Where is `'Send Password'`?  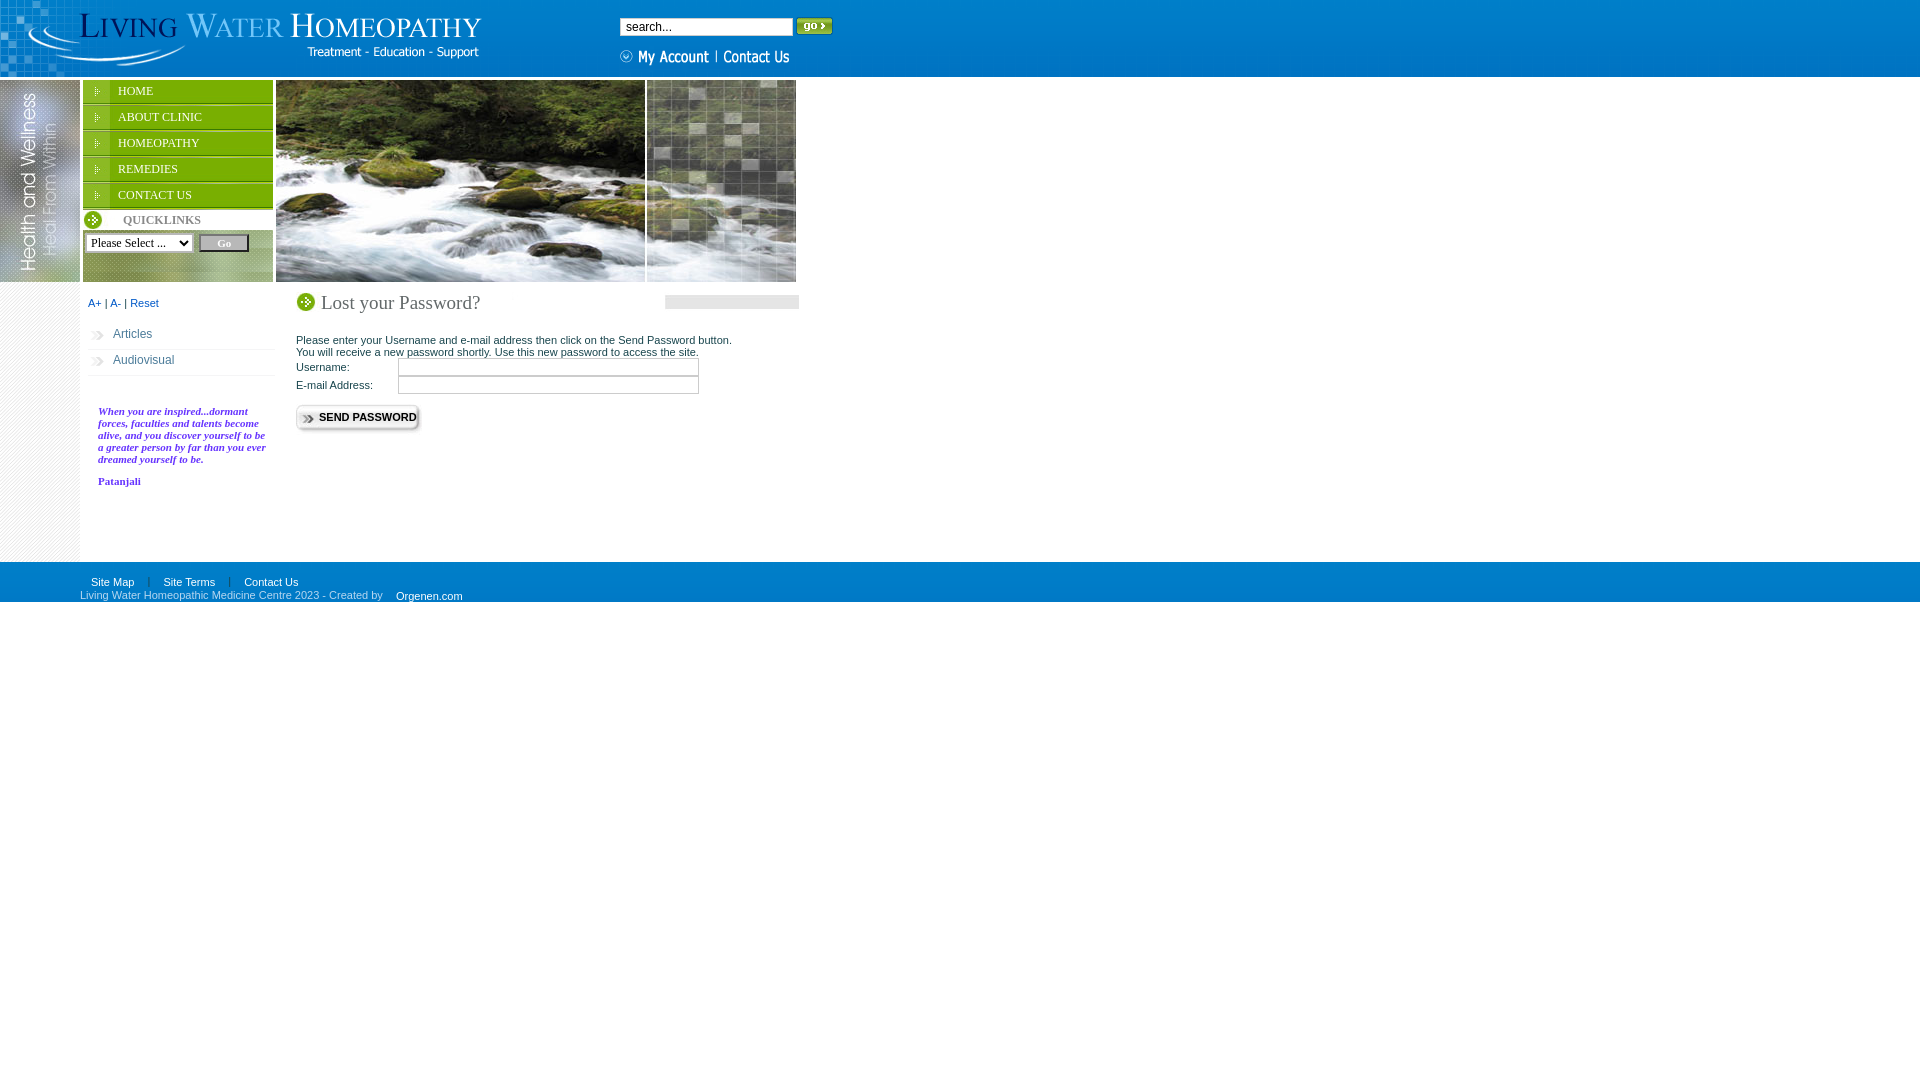
'Send Password' is located at coordinates (295, 418).